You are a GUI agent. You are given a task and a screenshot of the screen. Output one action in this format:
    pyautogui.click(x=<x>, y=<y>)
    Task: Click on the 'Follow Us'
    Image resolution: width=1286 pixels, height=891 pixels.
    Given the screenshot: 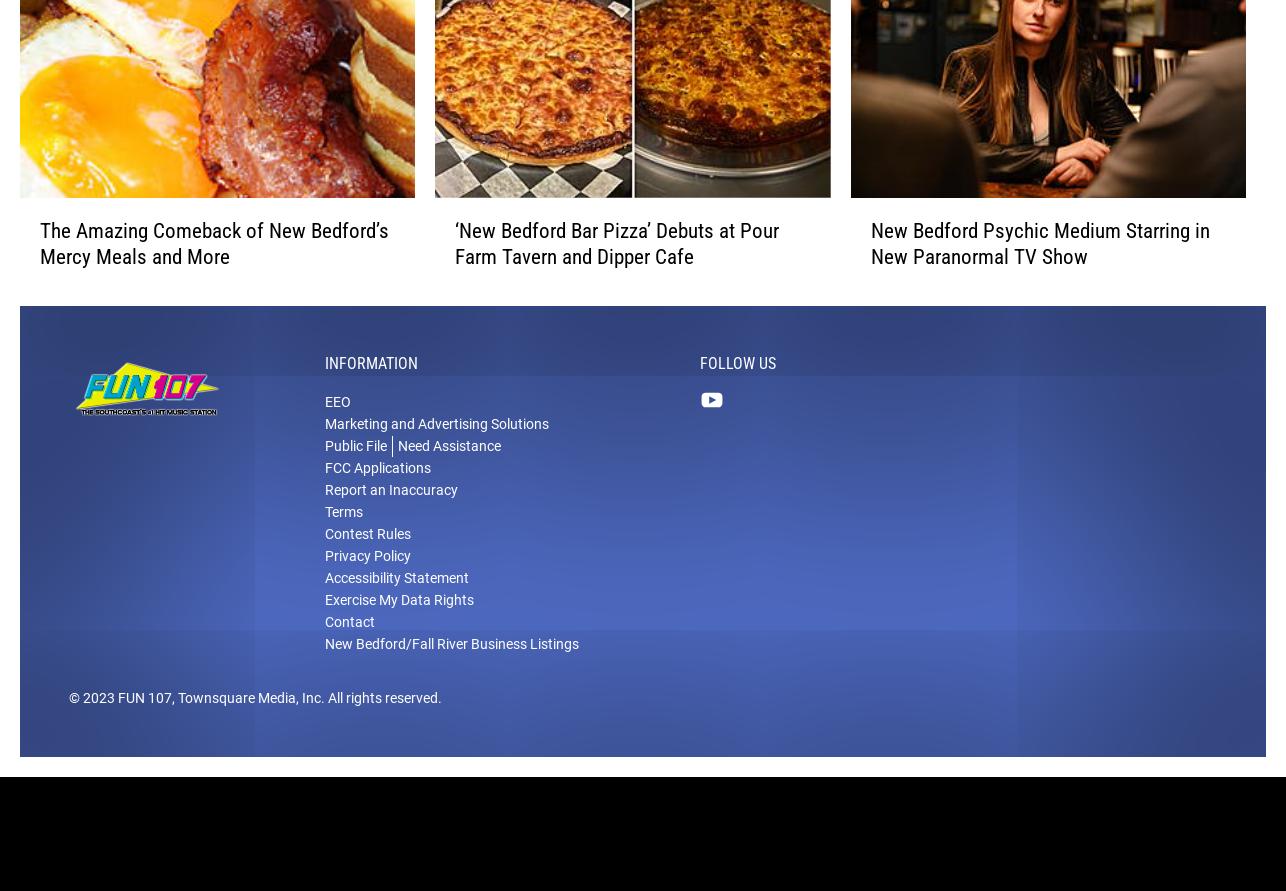 What is the action you would take?
    pyautogui.click(x=738, y=389)
    